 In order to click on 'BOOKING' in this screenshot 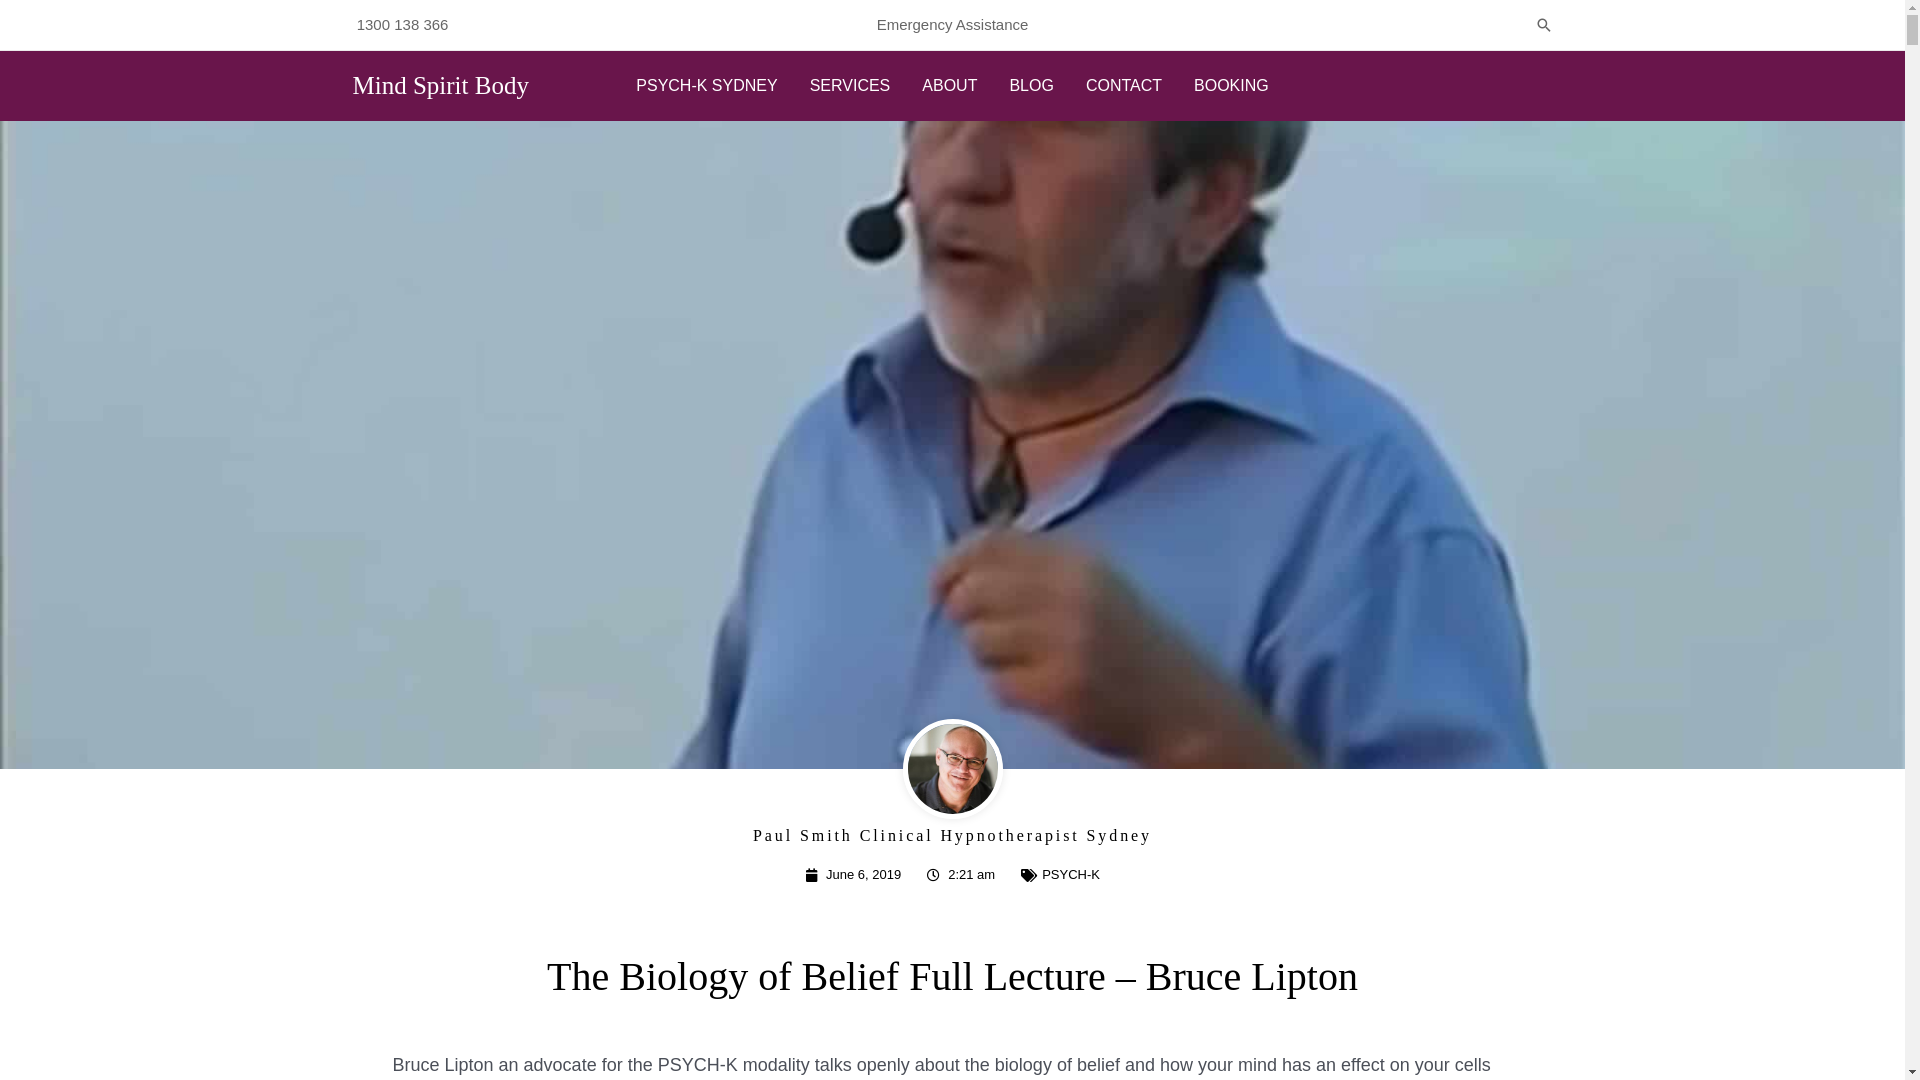, I will do `click(1230, 84)`.